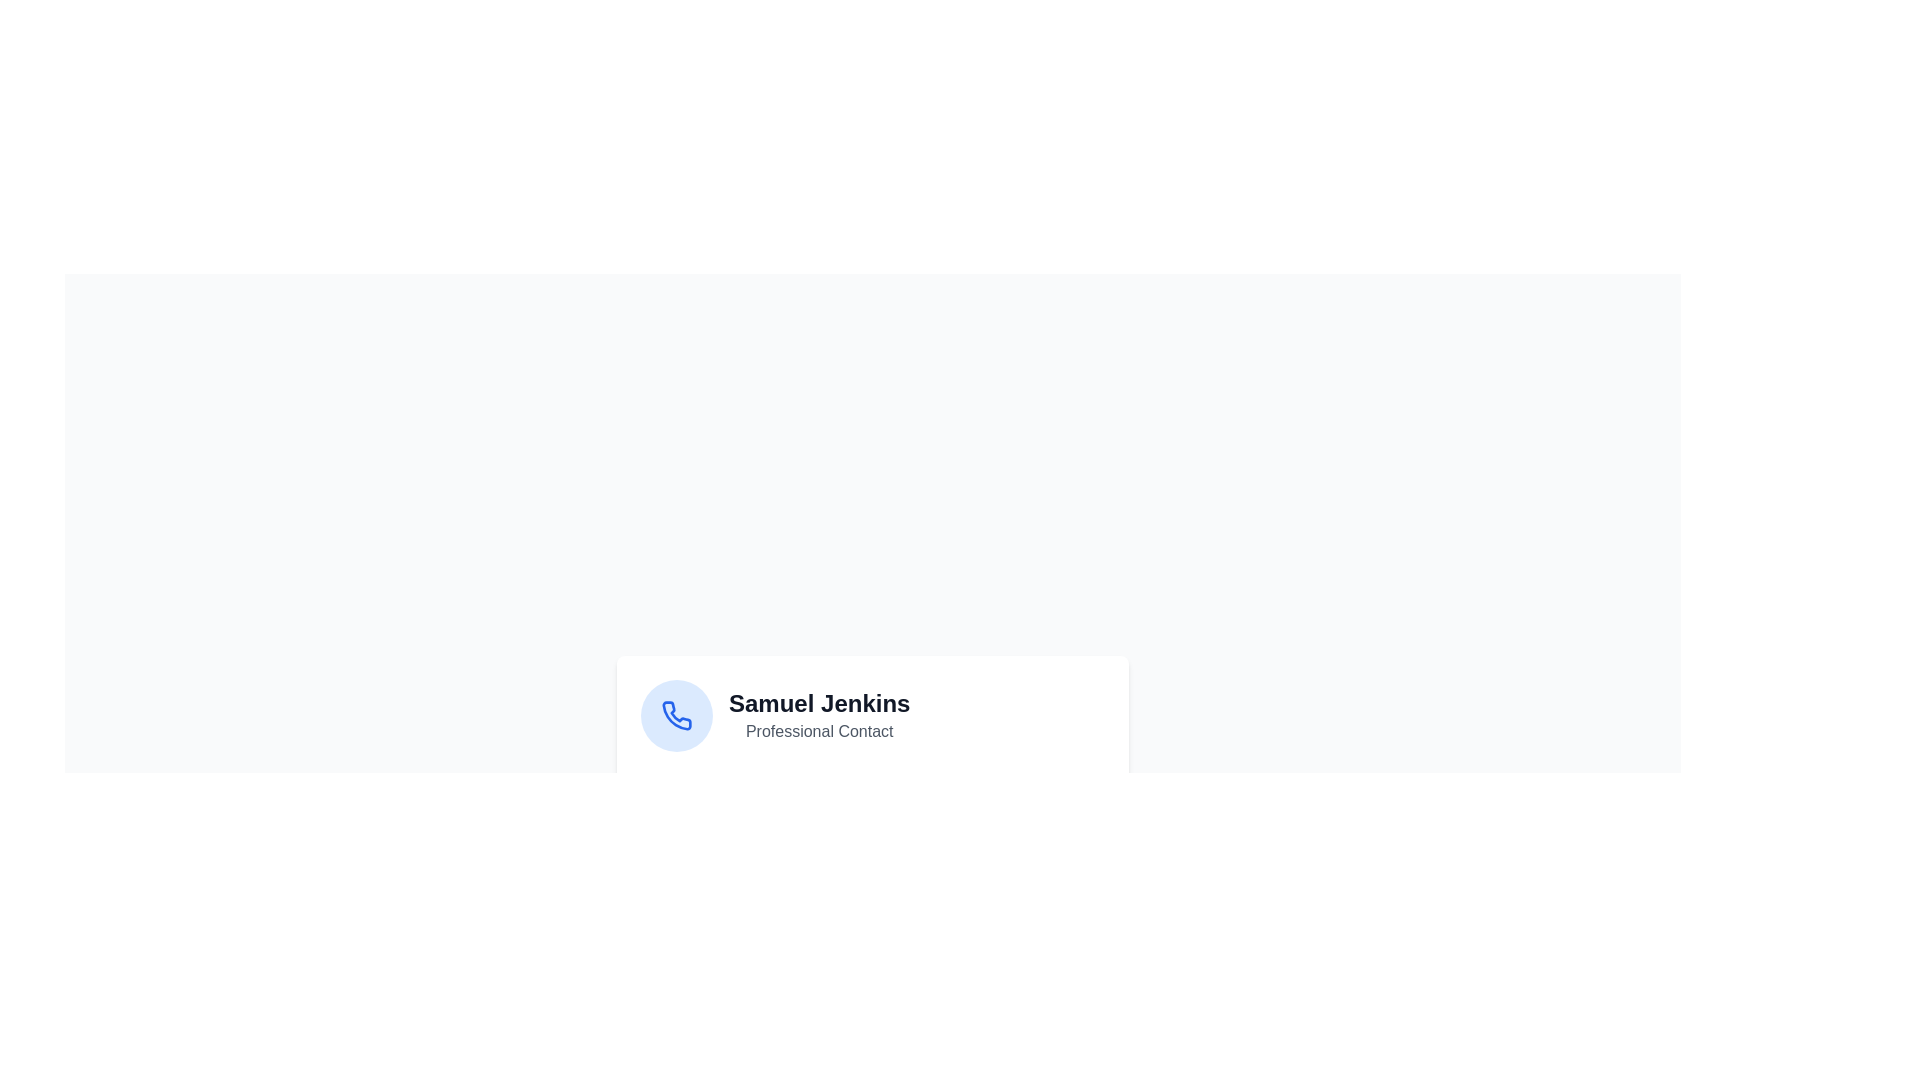 This screenshot has height=1080, width=1920. Describe the element at coordinates (676, 715) in the screenshot. I see `the circular call-related icon located to the left of the text 'Samuel Jenkins' and 'Professional Contact'` at that location.